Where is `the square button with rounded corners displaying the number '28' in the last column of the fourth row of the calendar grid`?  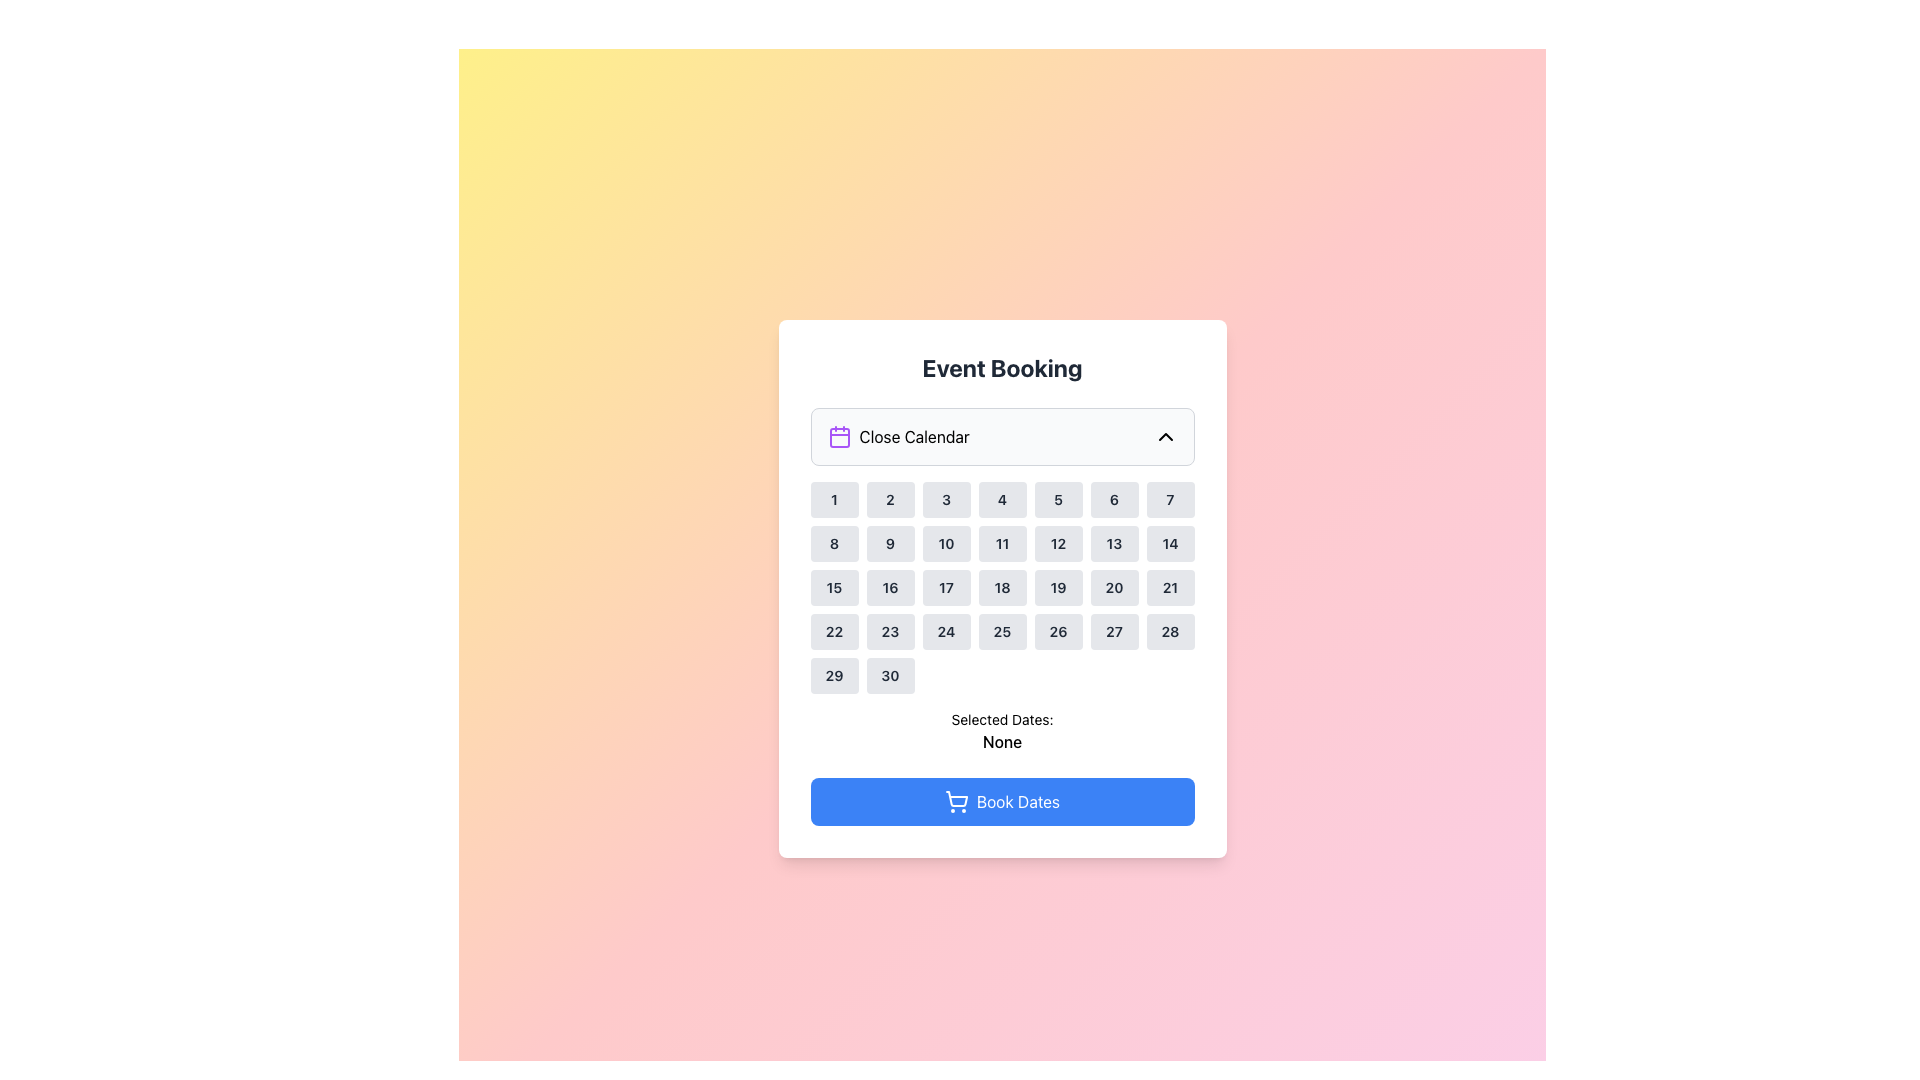
the square button with rounded corners displaying the number '28' in the last column of the fourth row of the calendar grid is located at coordinates (1170, 632).